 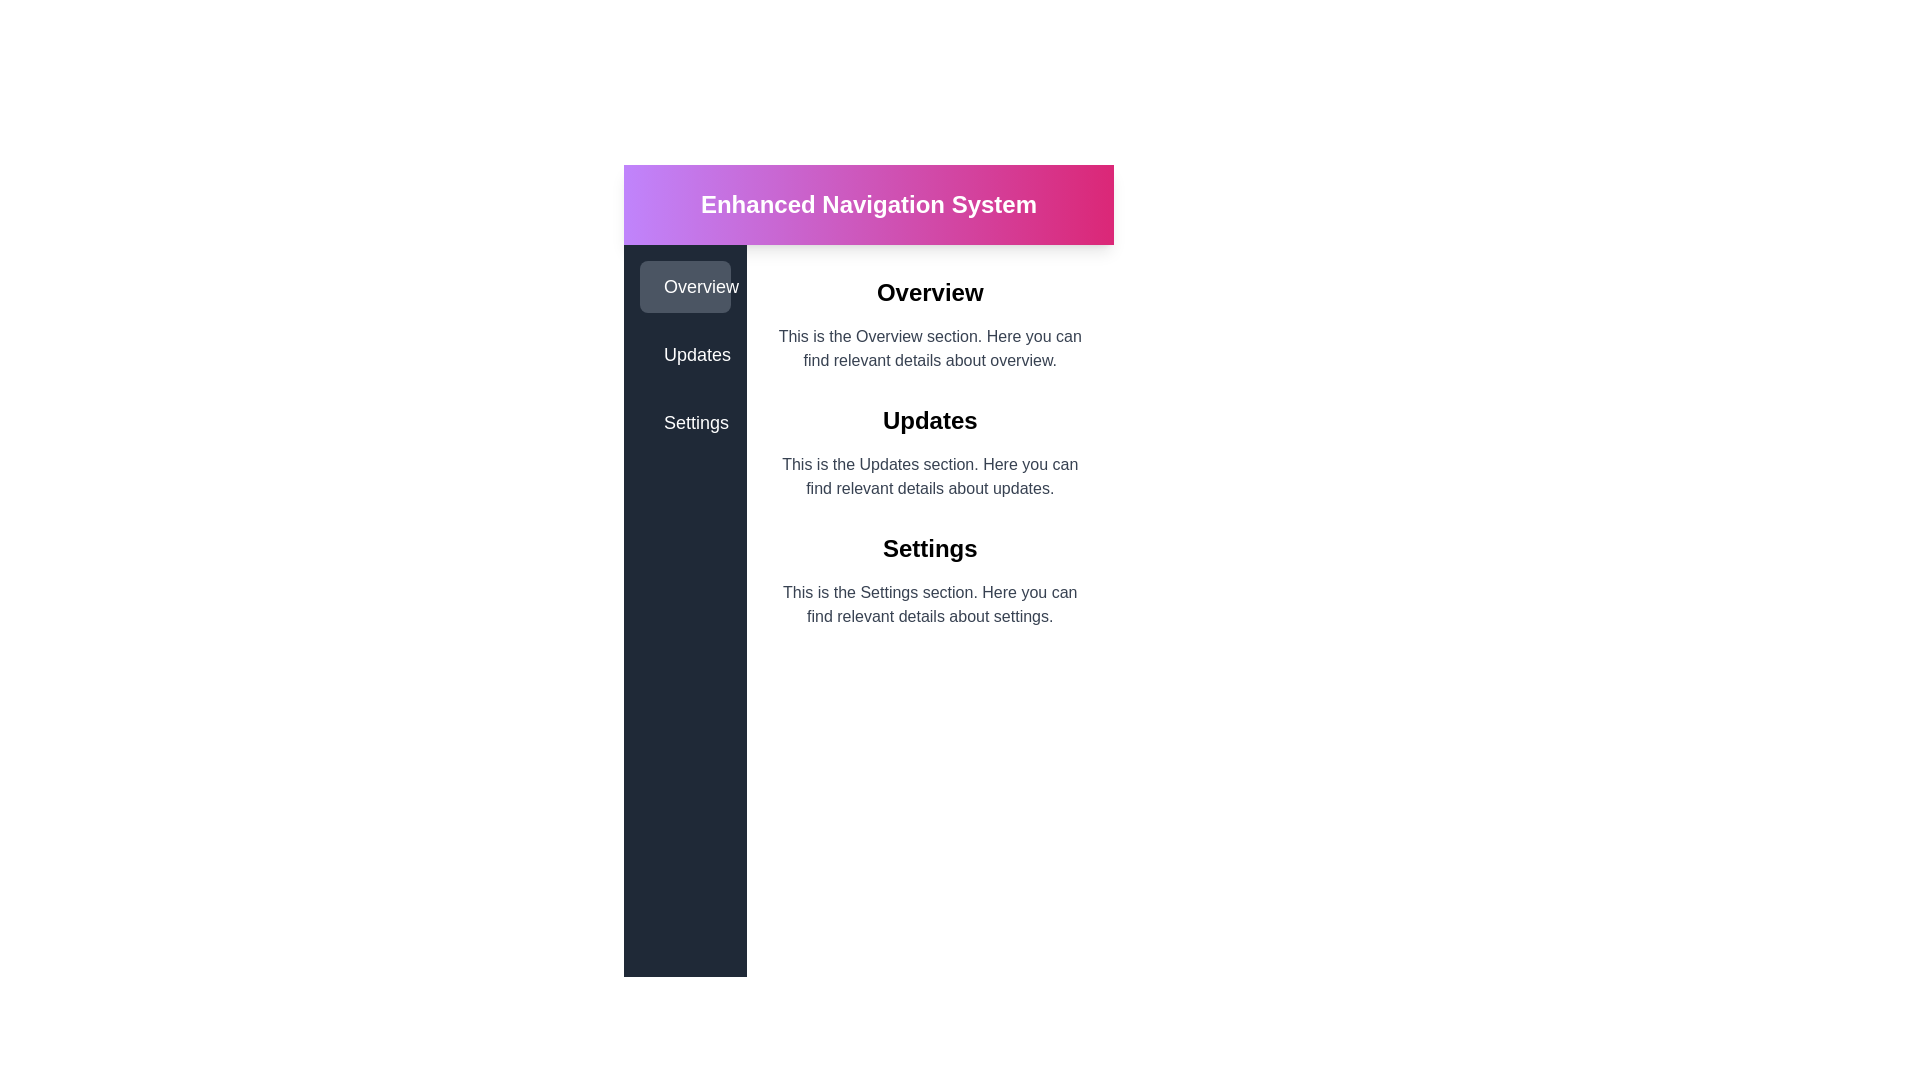 What do you see at coordinates (929, 477) in the screenshot?
I see `text content of the paragraph styled in gray color, located directly below the 'Updates' title in the Updates section` at bounding box center [929, 477].